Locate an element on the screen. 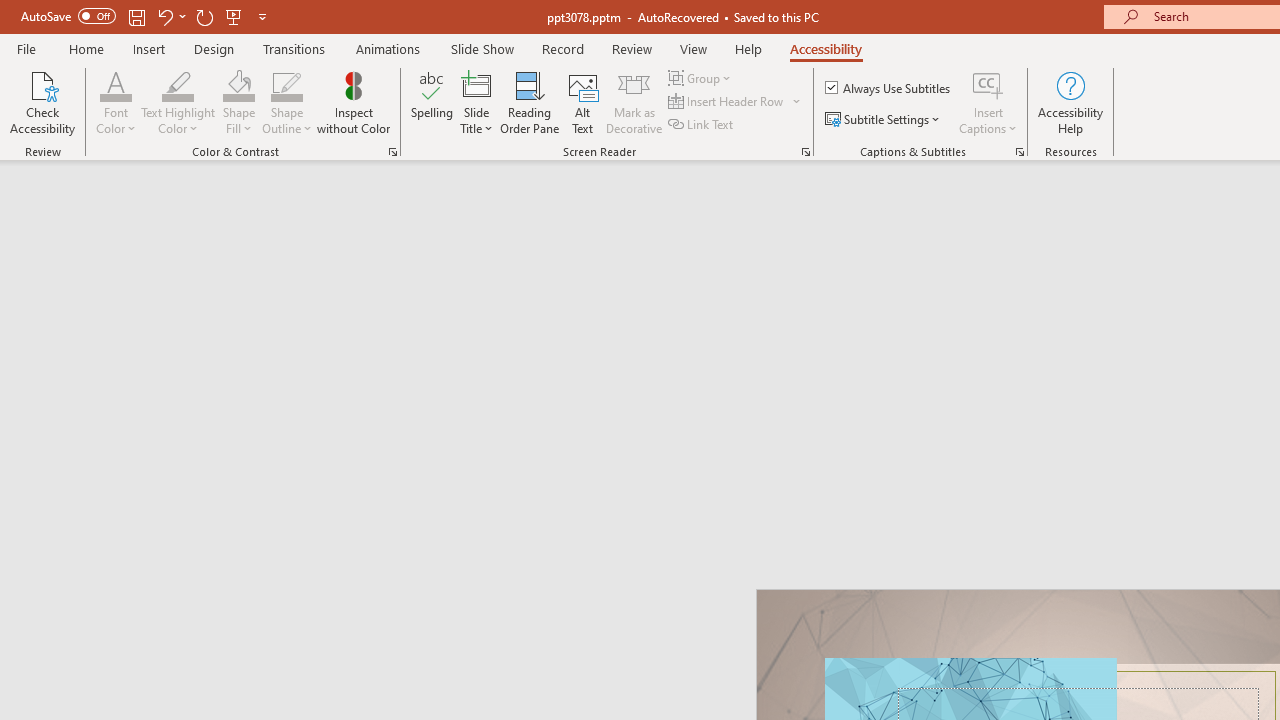 The image size is (1280, 720). 'Captions & Subtitles' is located at coordinates (1020, 150).